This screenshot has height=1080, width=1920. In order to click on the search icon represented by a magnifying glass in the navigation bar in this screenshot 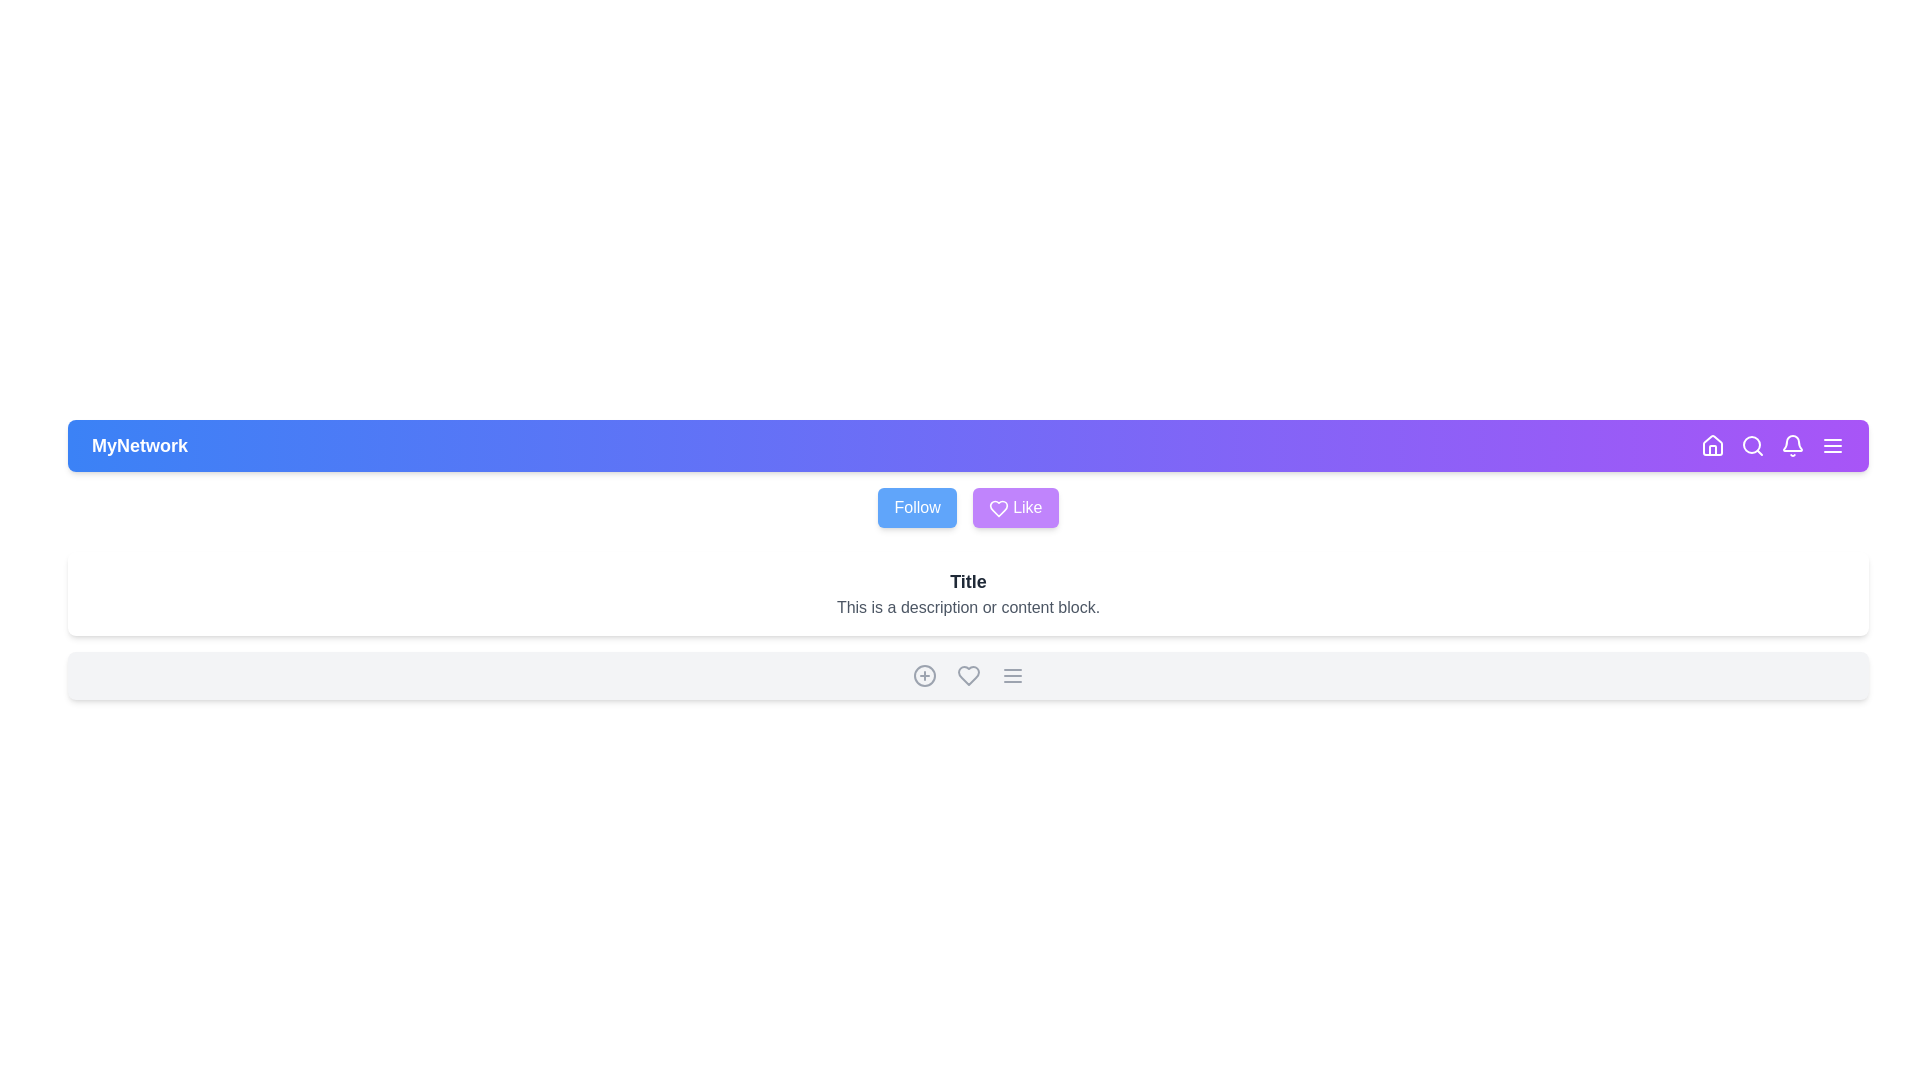, I will do `click(1751, 445)`.